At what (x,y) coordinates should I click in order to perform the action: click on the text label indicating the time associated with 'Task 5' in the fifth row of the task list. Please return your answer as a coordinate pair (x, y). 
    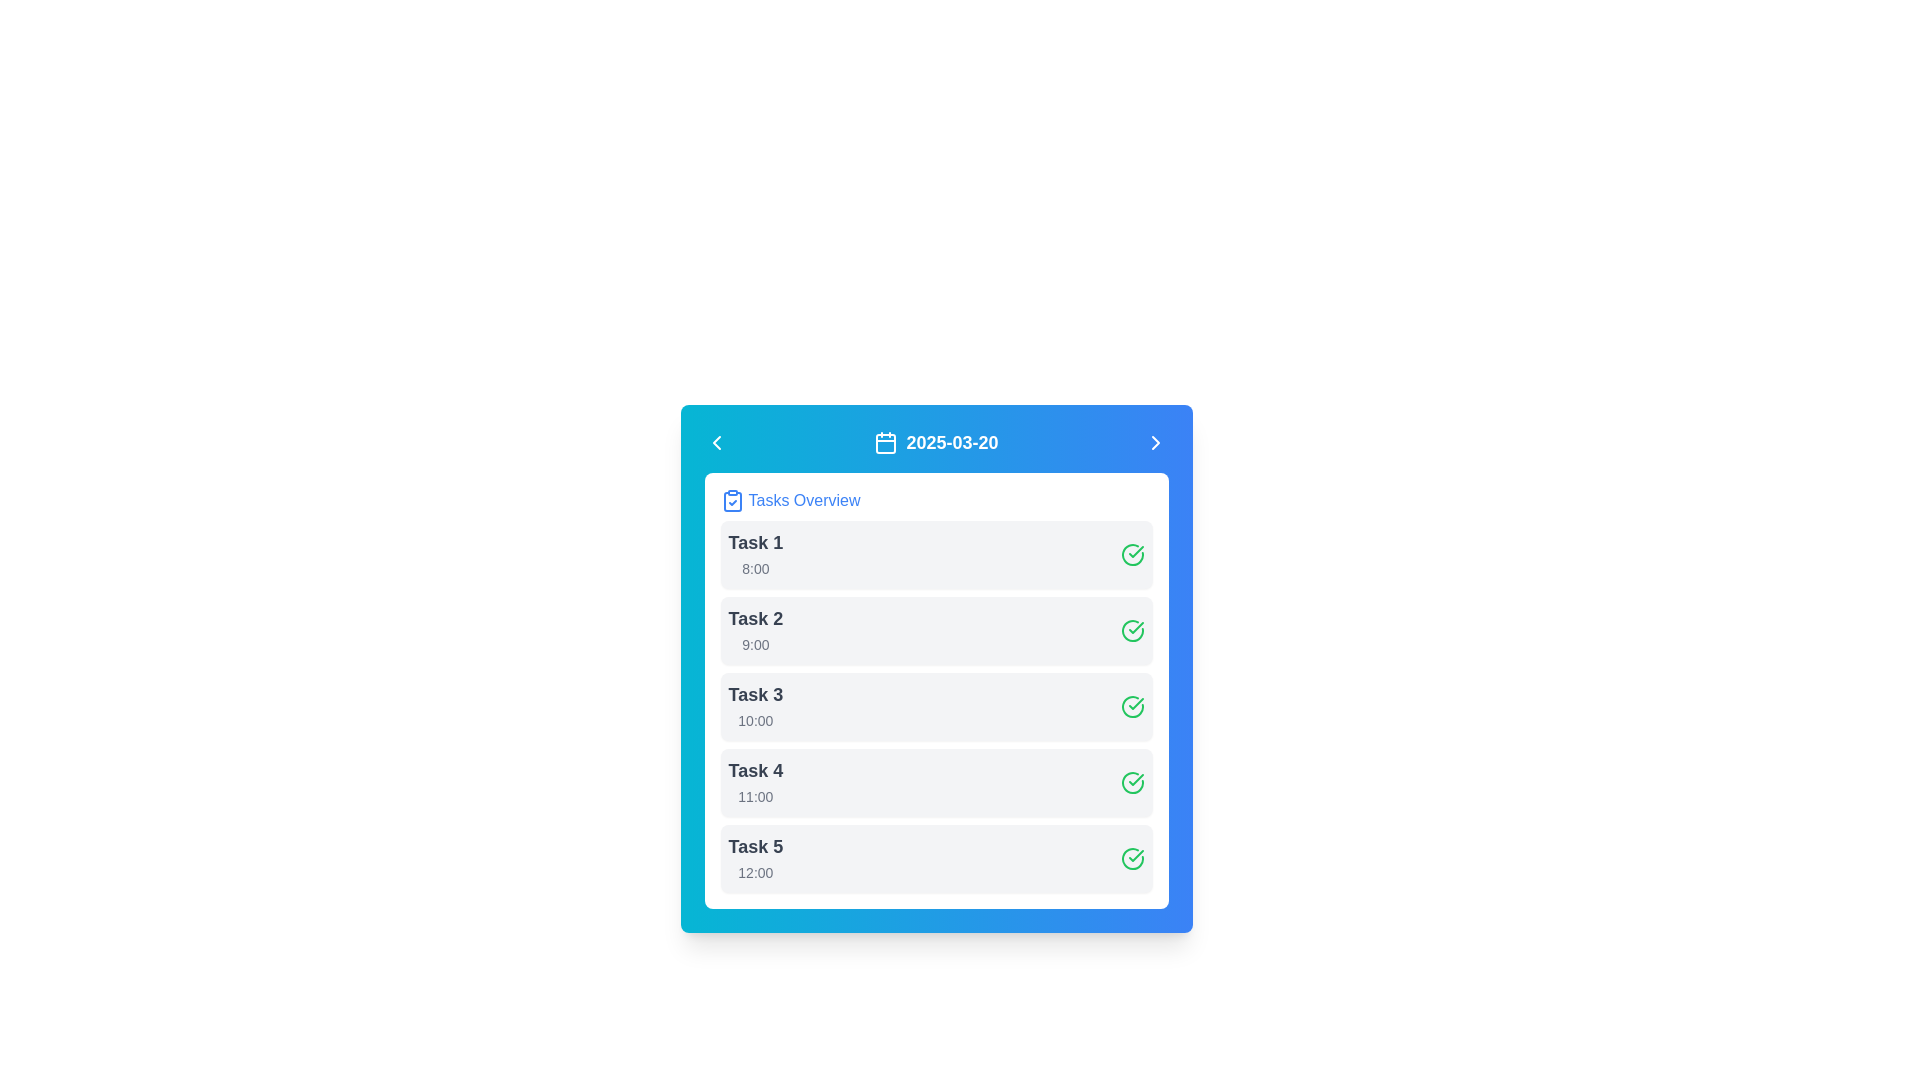
    Looking at the image, I should click on (754, 871).